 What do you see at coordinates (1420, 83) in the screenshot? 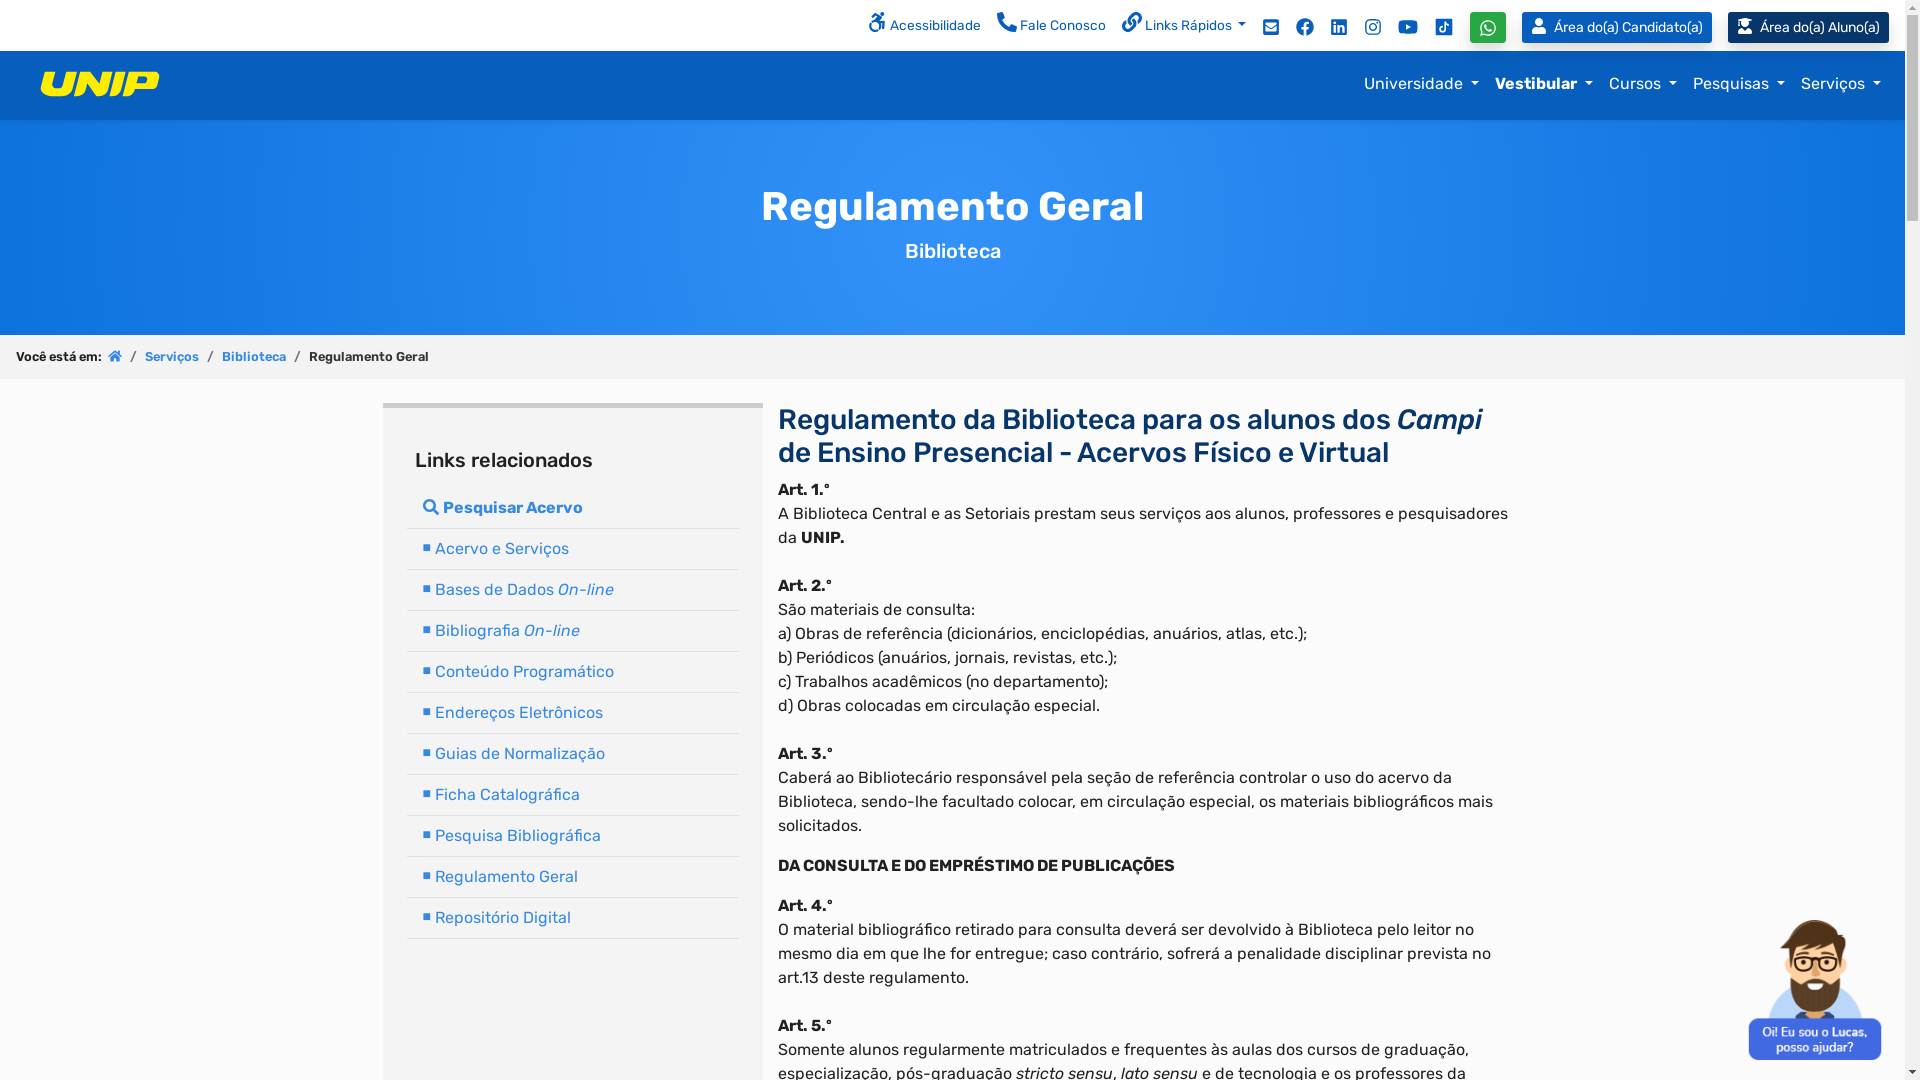
I see `'Universidade'` at bounding box center [1420, 83].